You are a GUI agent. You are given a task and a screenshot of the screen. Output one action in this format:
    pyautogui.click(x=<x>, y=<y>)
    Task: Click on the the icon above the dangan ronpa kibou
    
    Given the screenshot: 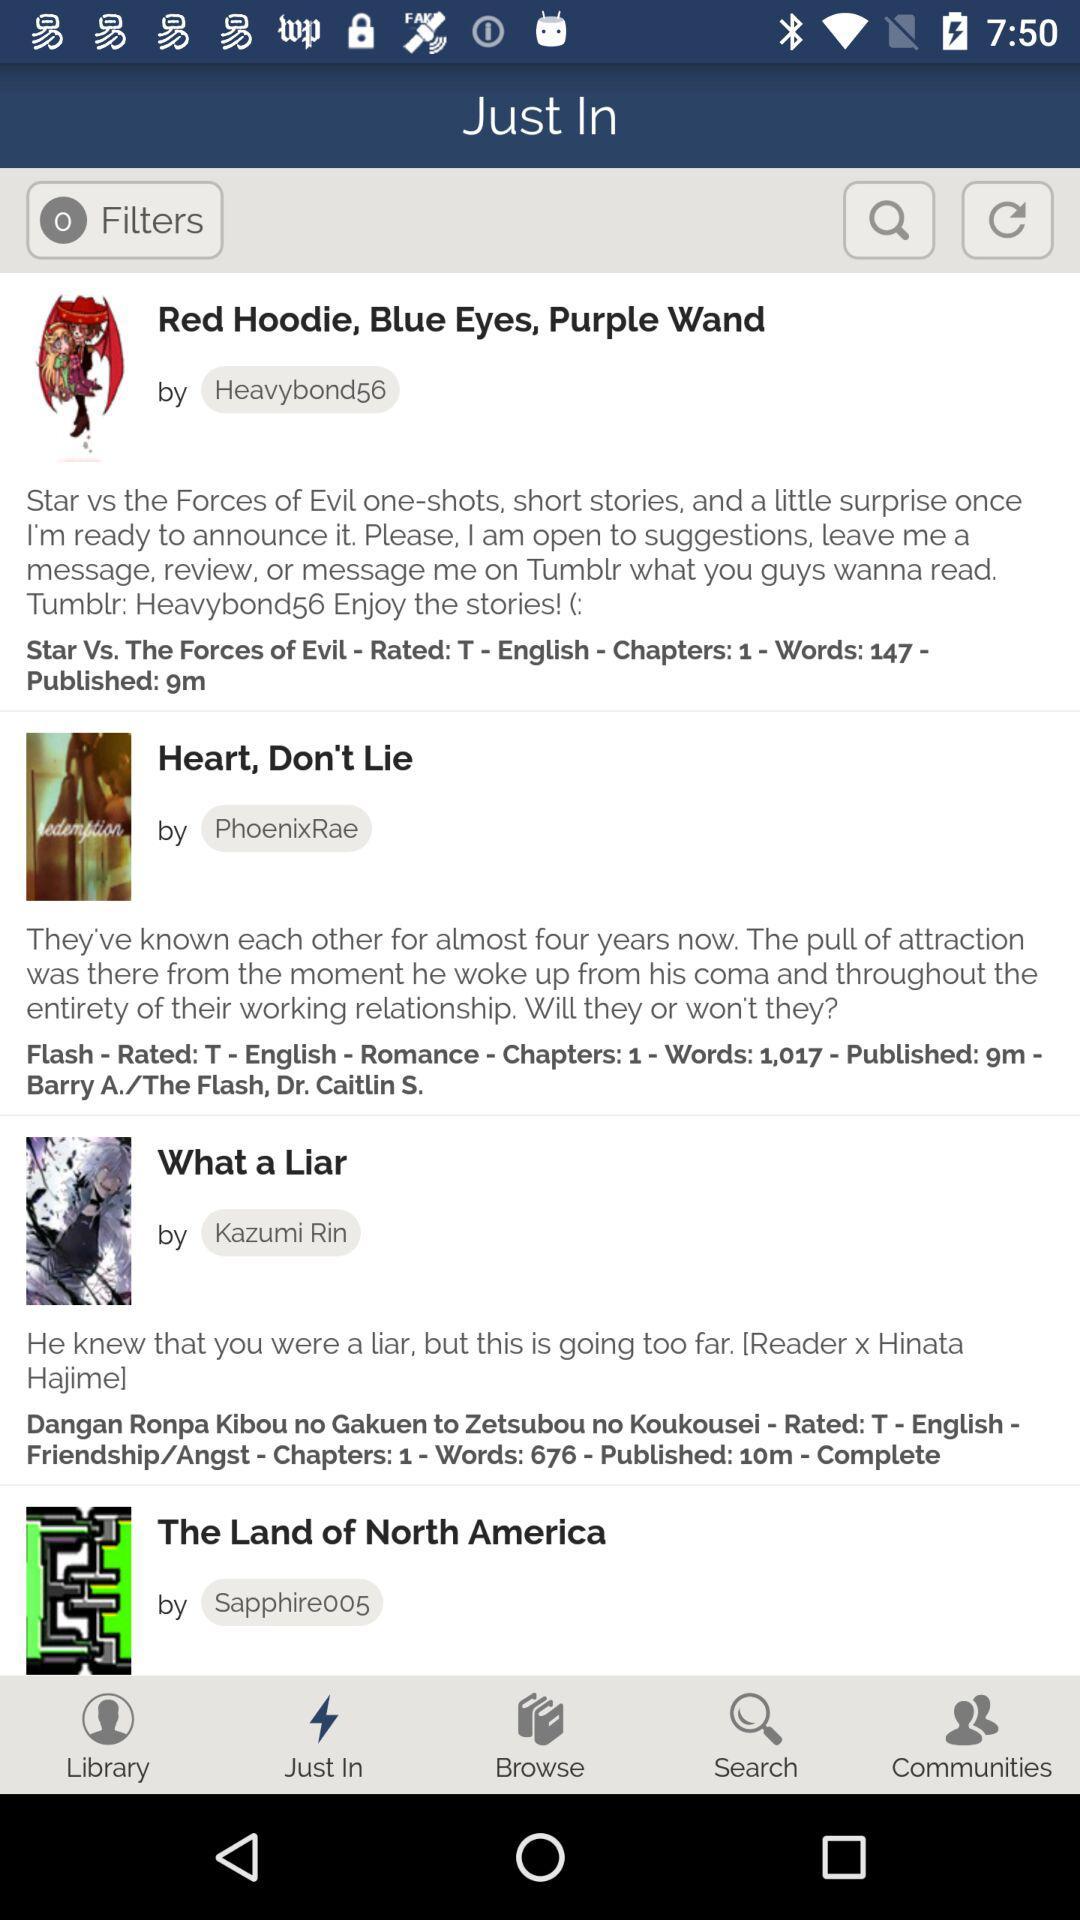 What is the action you would take?
    pyautogui.click(x=540, y=1360)
    